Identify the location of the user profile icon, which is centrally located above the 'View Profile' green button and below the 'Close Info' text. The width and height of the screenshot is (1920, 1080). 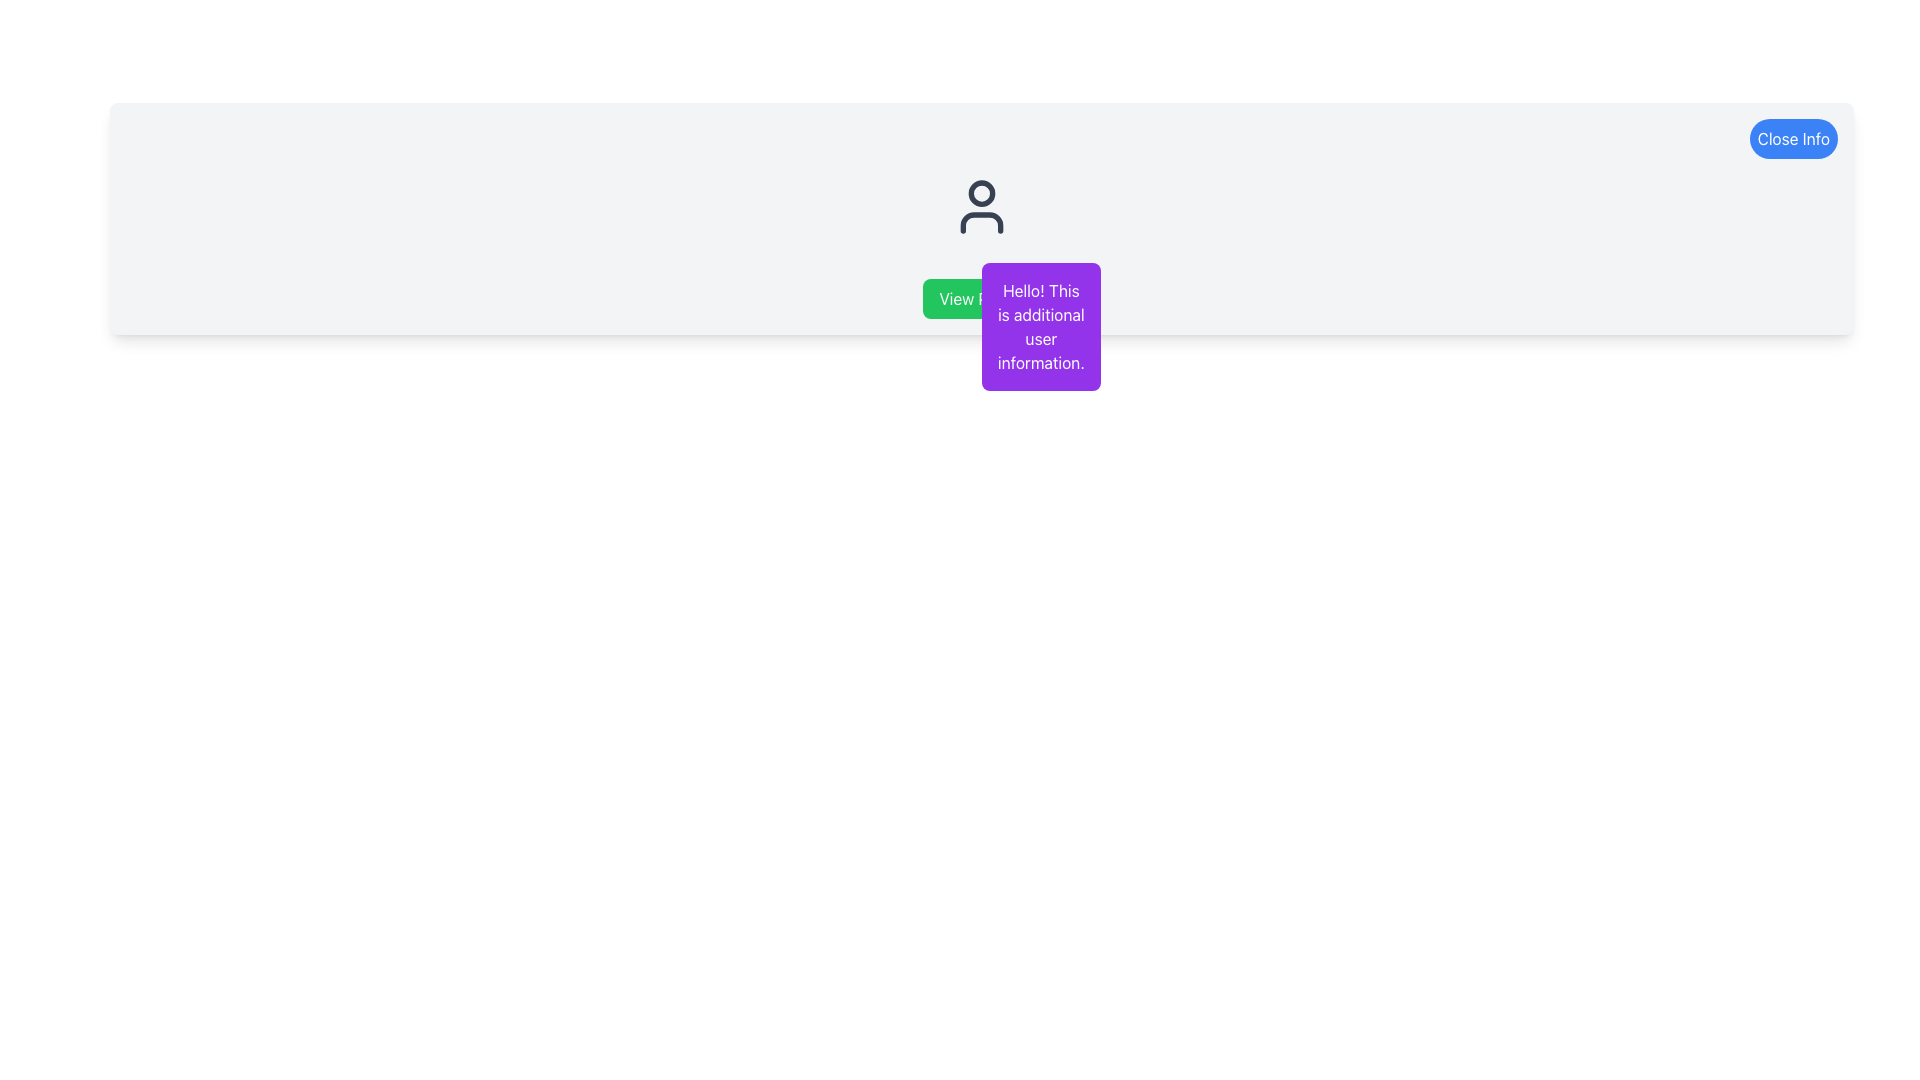
(982, 207).